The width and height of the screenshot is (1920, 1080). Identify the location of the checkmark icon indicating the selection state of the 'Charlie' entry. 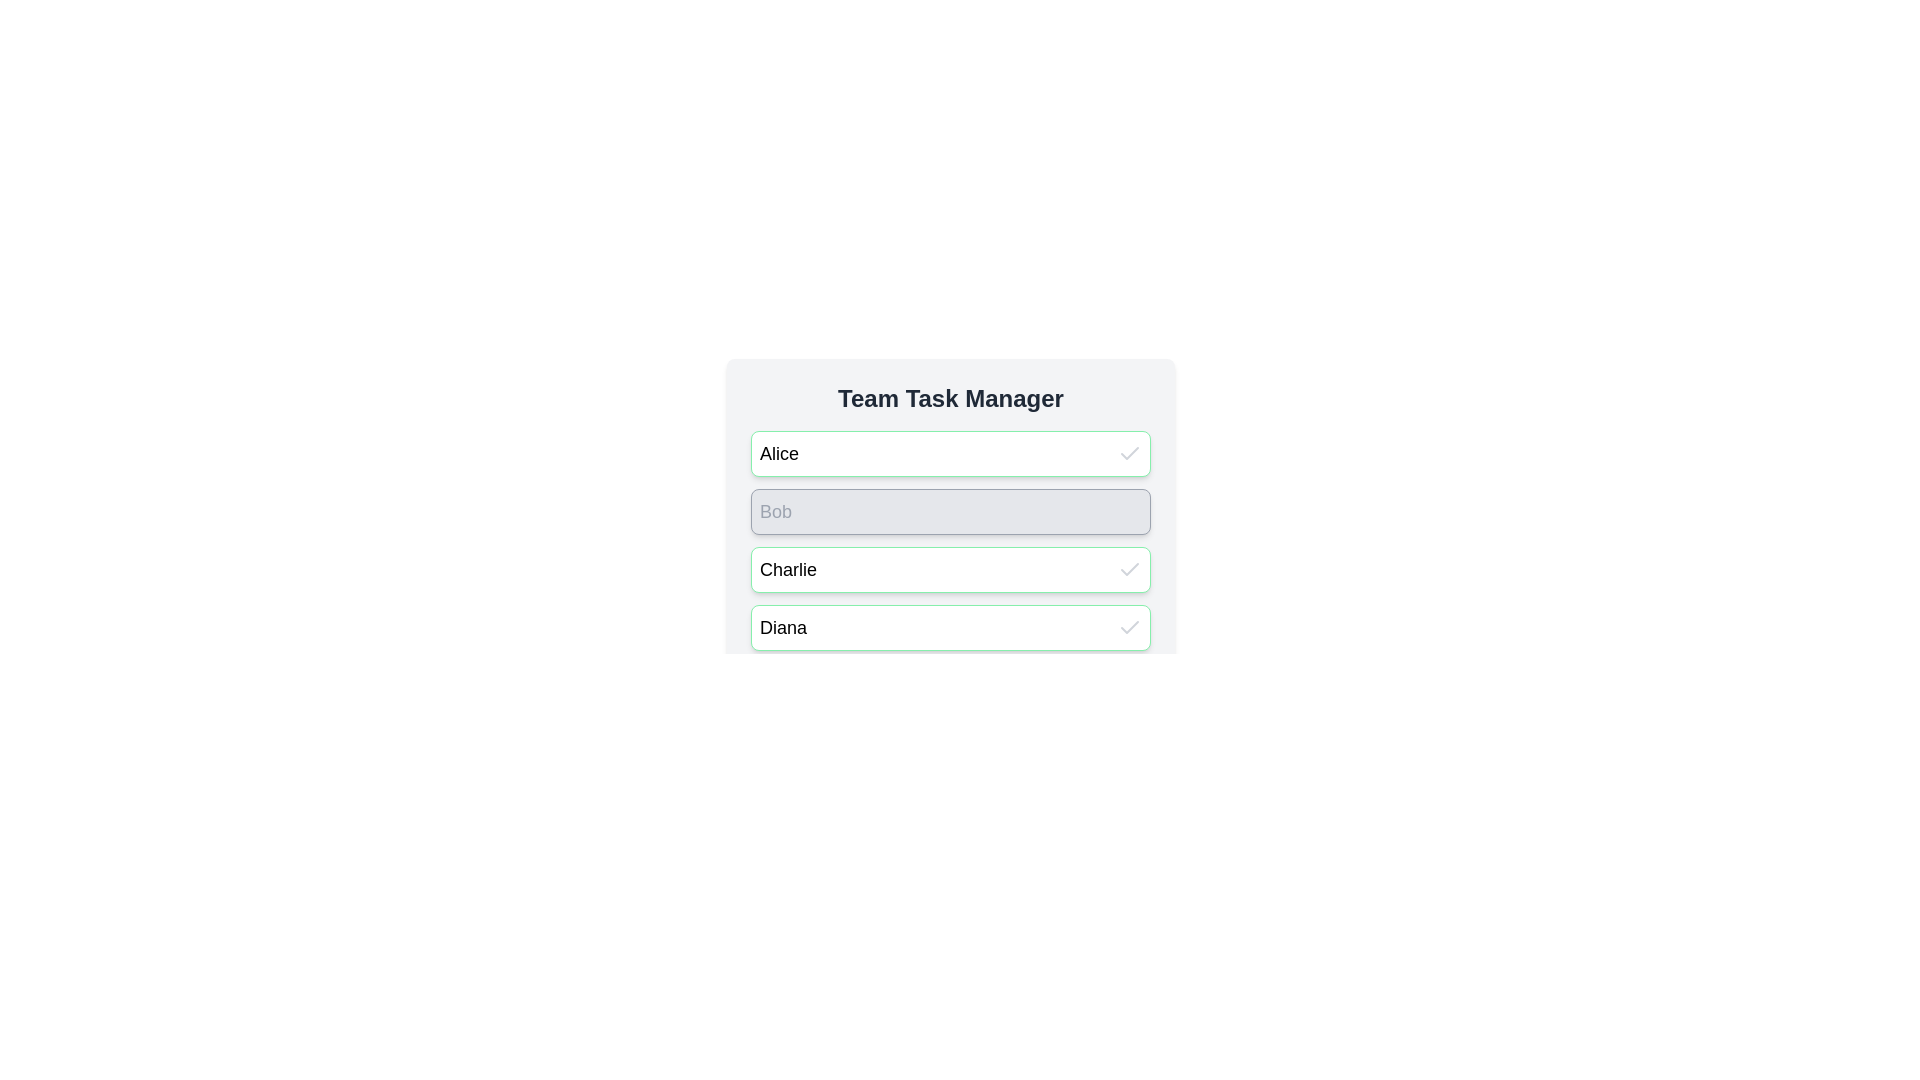
(1129, 570).